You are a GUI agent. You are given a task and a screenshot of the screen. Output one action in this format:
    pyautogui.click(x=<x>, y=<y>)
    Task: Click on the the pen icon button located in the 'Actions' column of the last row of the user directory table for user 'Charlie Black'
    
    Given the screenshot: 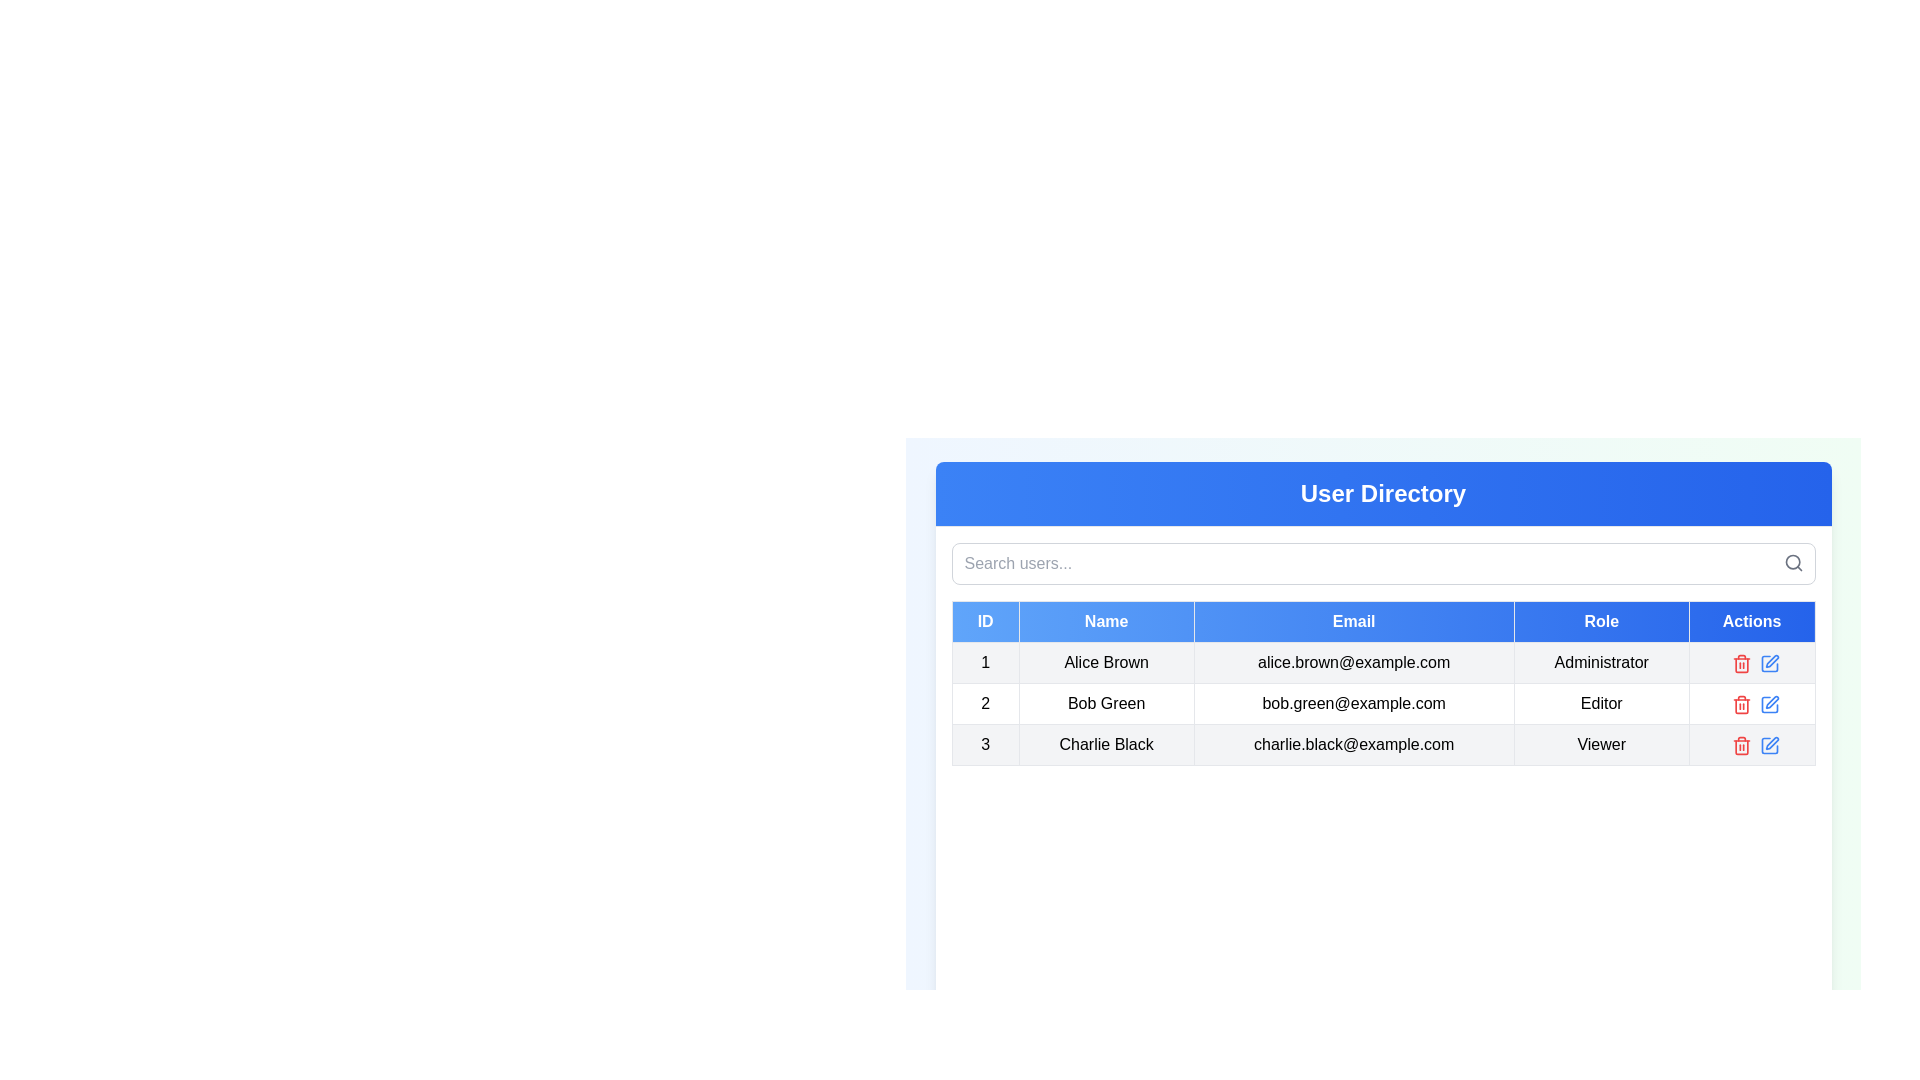 What is the action you would take?
    pyautogui.click(x=1772, y=743)
    